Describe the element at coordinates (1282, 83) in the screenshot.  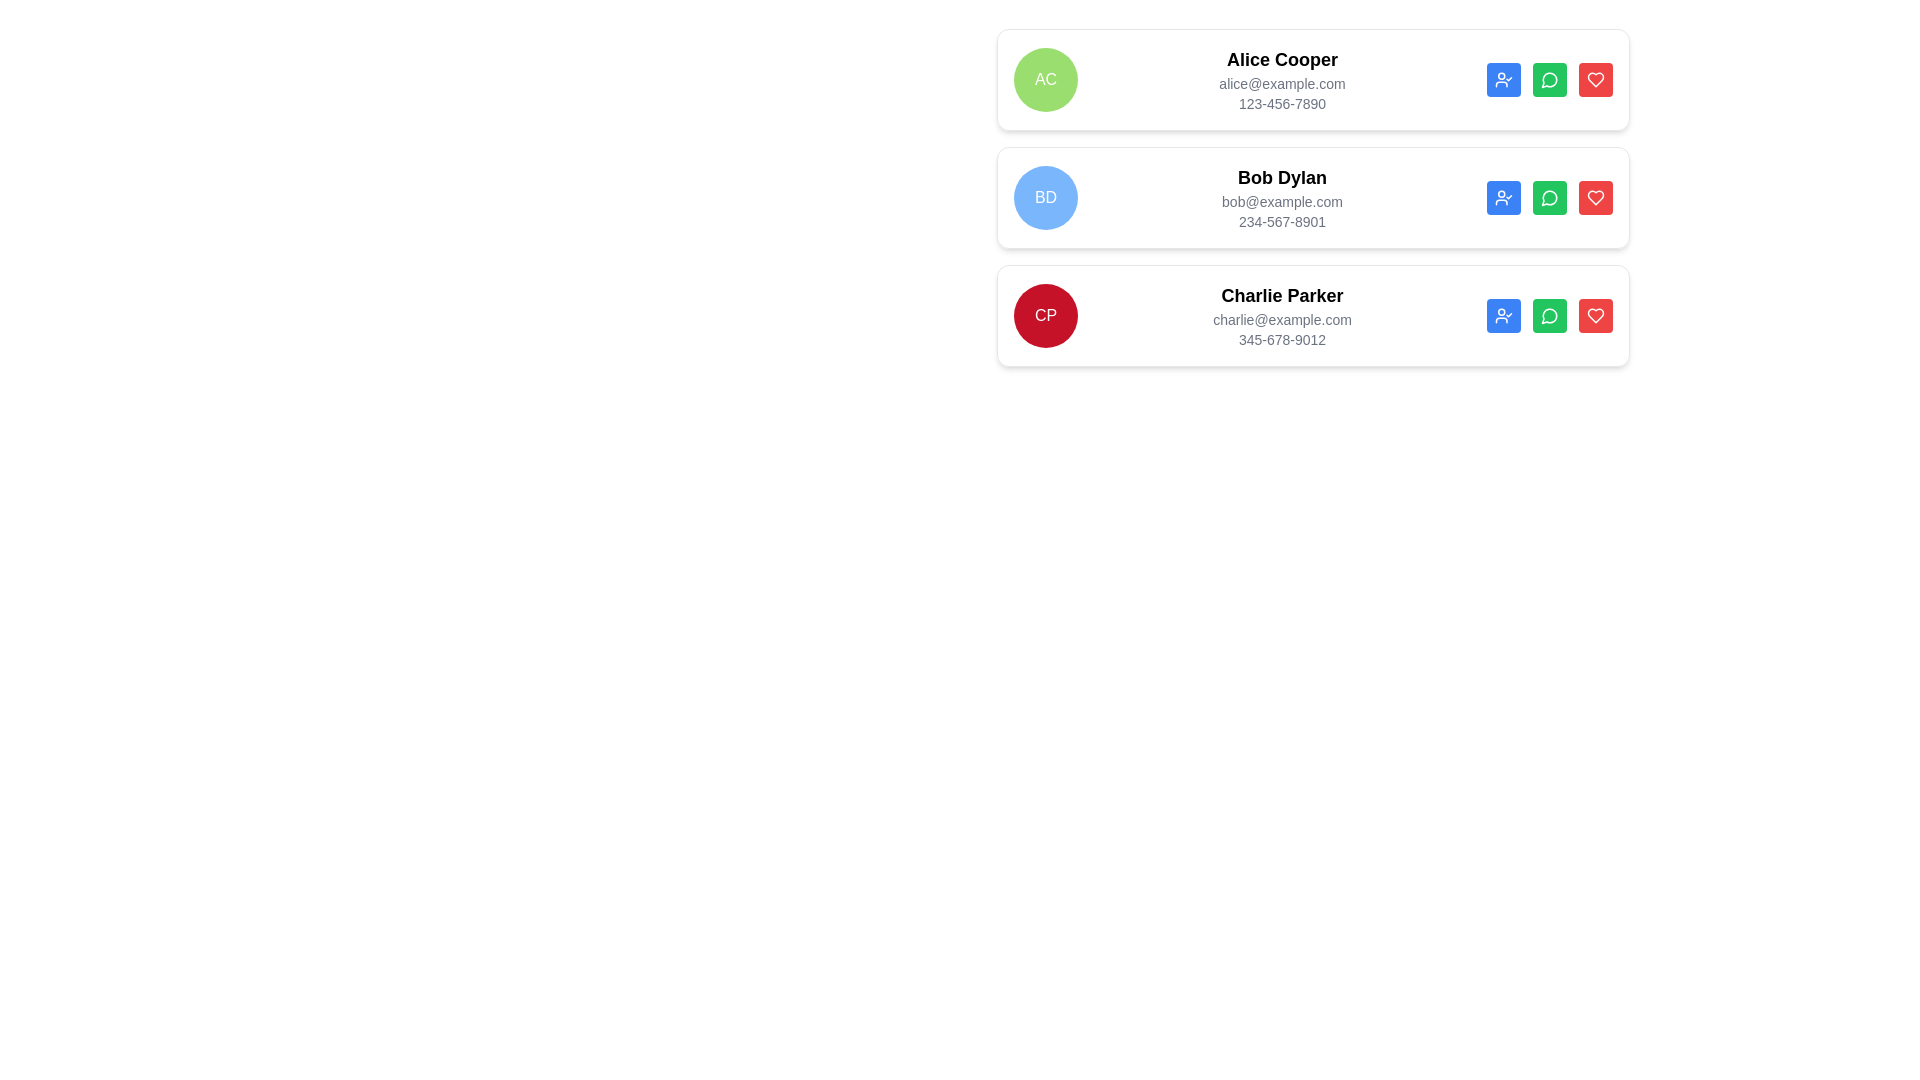
I see `the static text label displaying the email address, which is styled in a smaller gray font and positioned beneath 'Alice Cooper' in the contact card layout` at that location.